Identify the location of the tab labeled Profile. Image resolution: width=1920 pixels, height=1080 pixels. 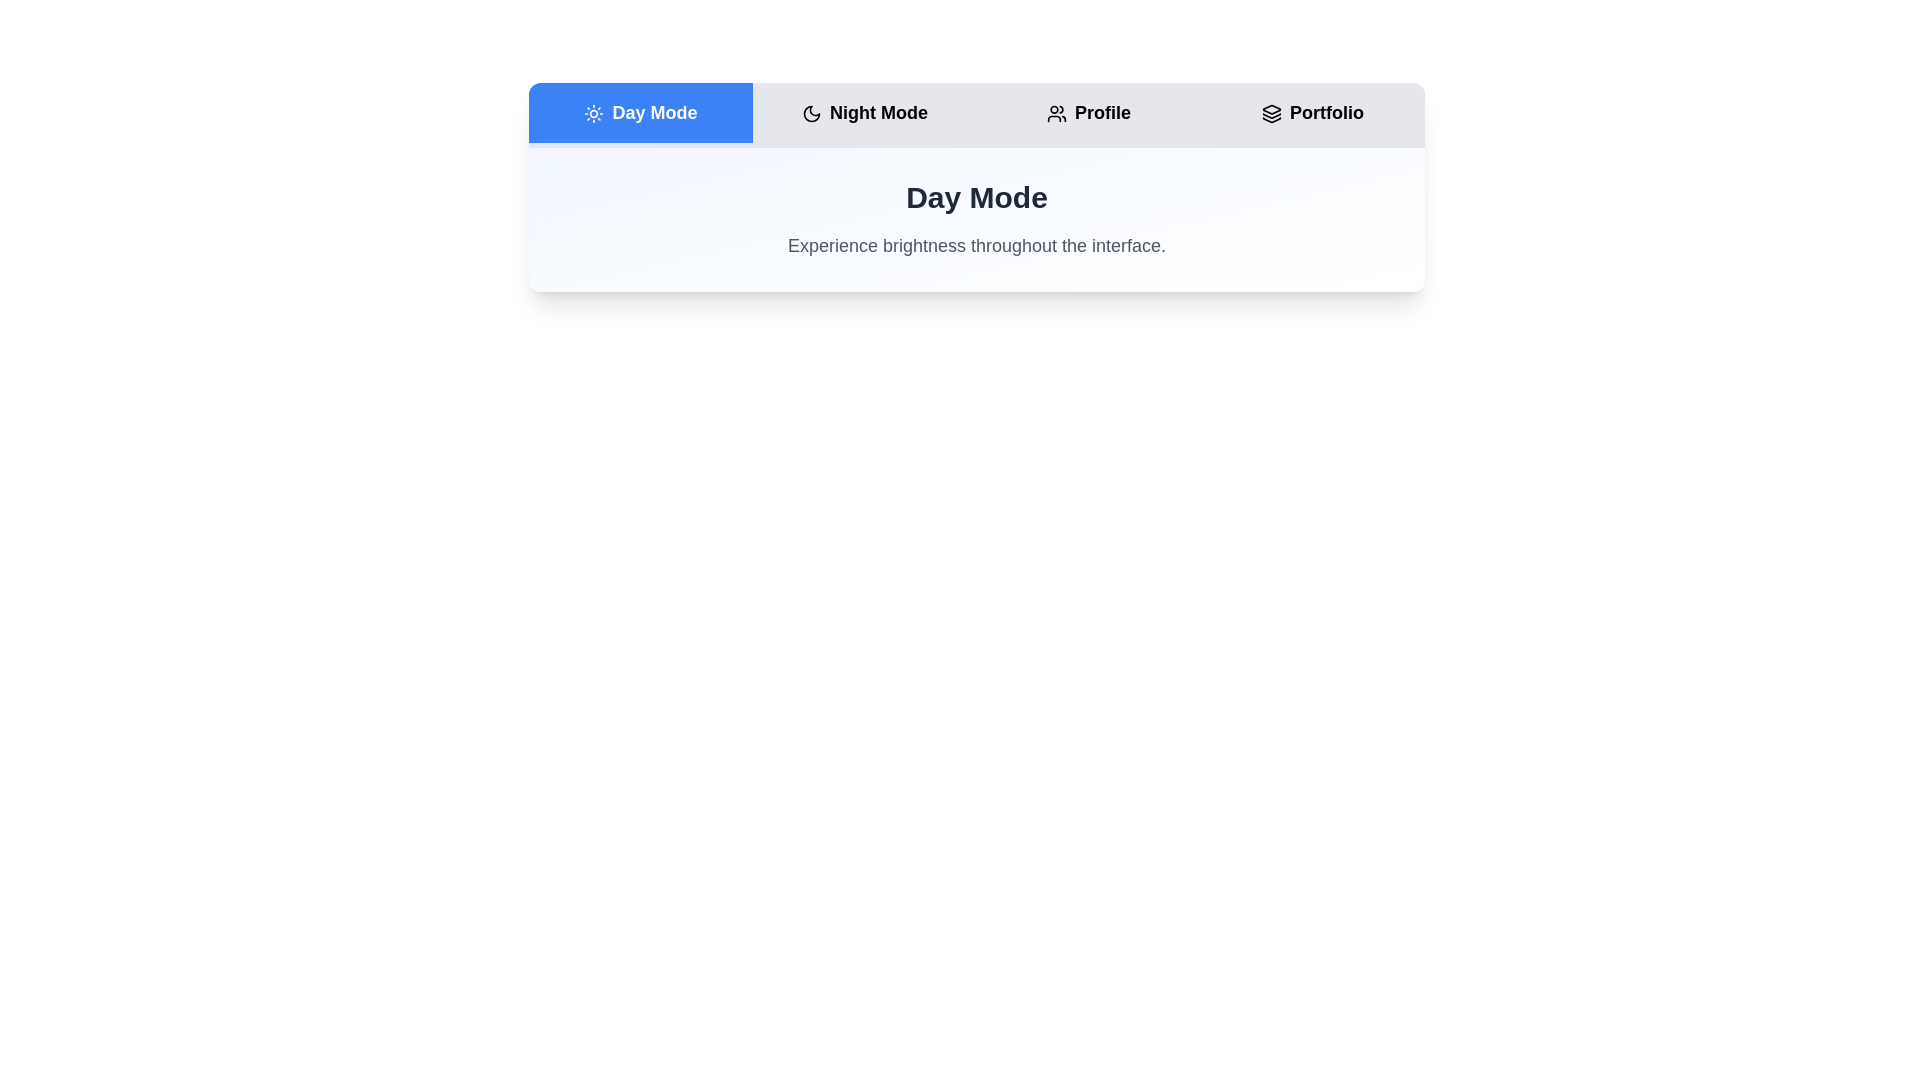
(1088, 112).